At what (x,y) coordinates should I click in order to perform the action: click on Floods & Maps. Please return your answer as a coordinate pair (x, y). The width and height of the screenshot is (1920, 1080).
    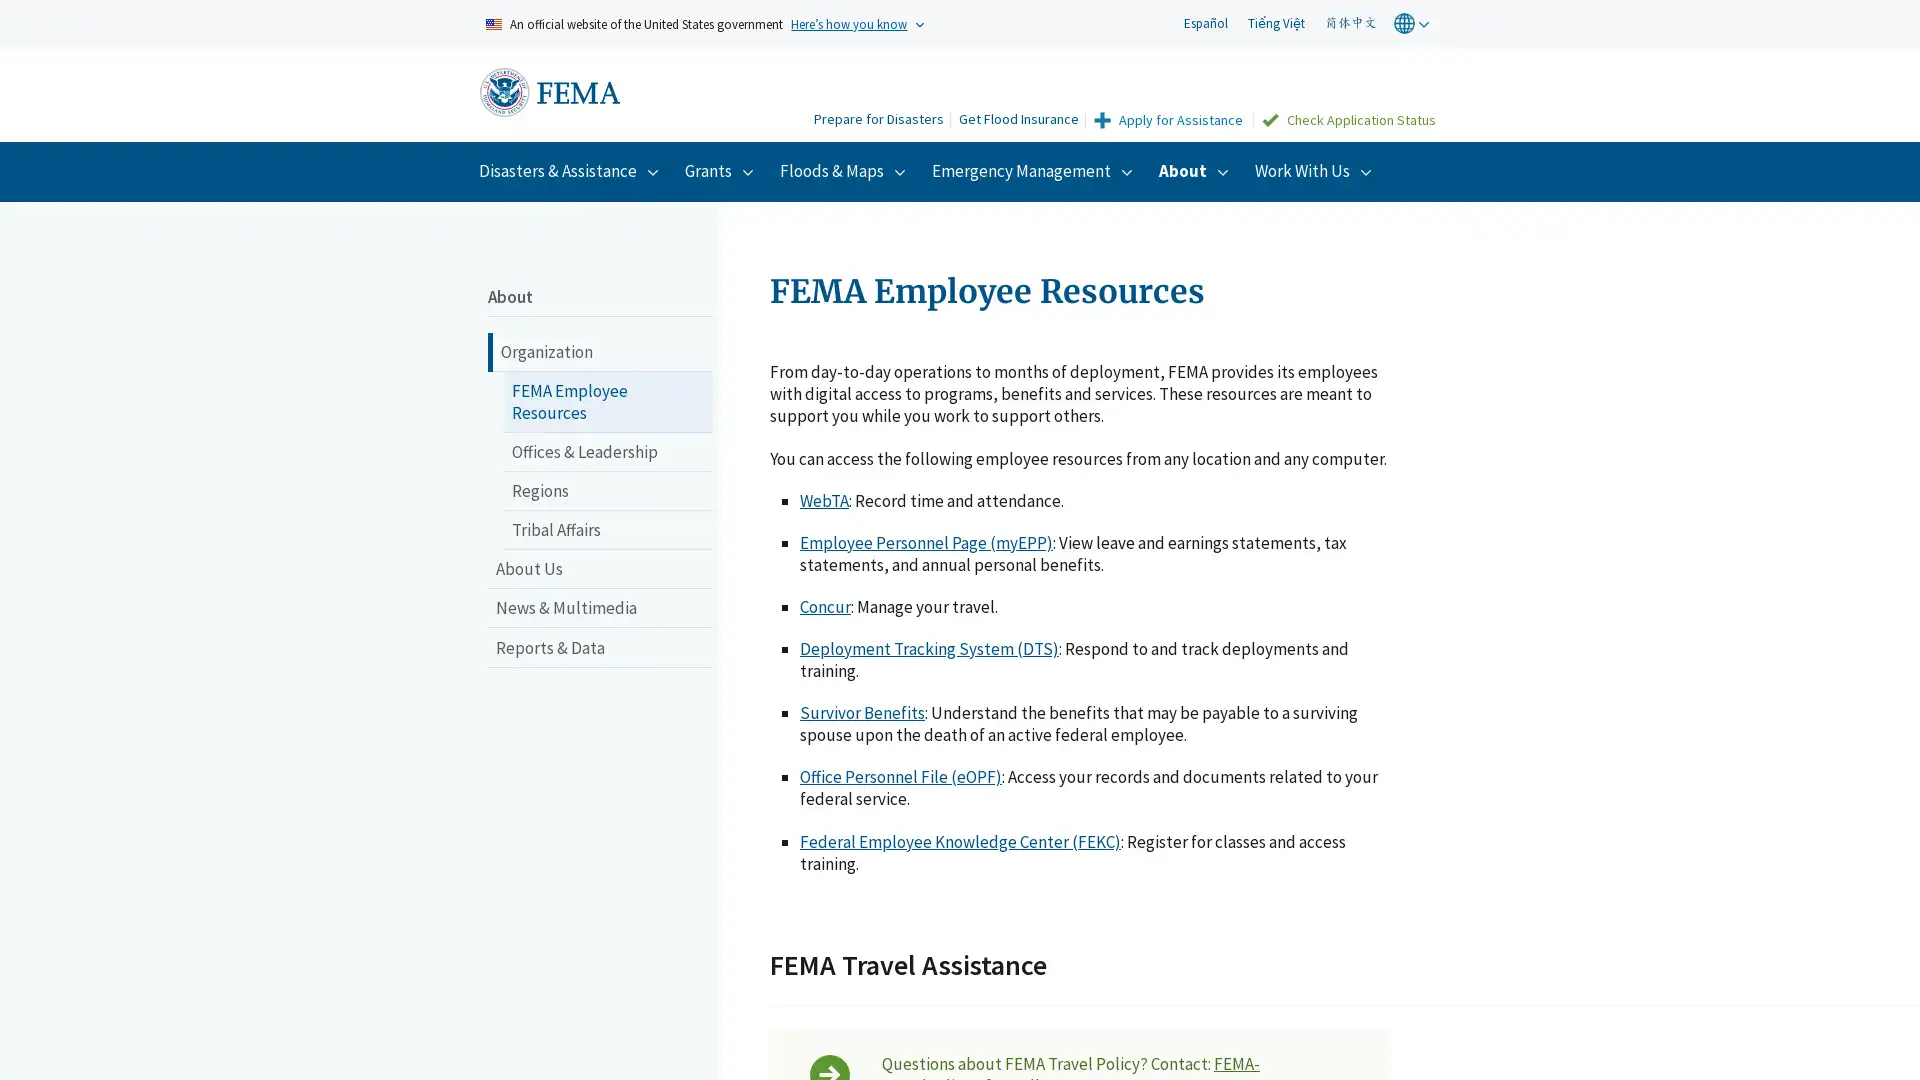
    Looking at the image, I should click on (845, 169).